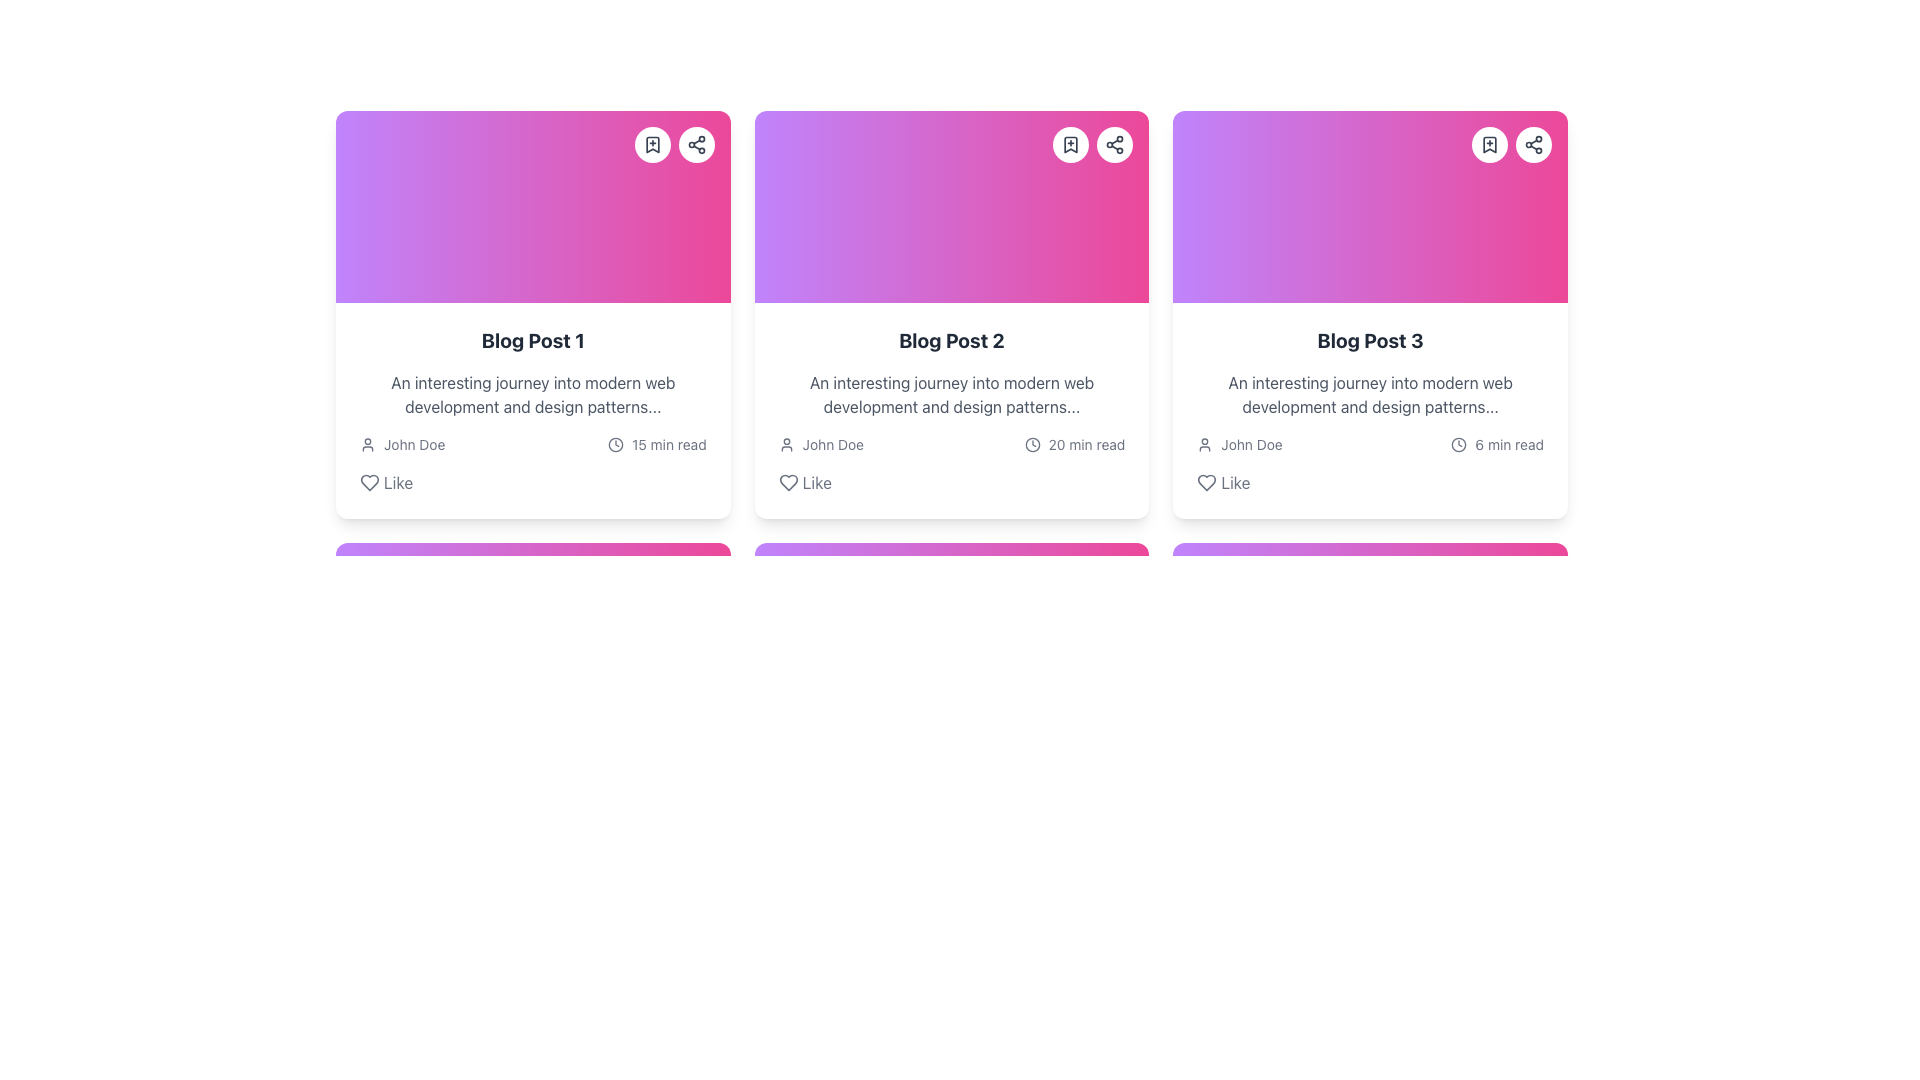 The width and height of the screenshot is (1920, 1080). Describe the element at coordinates (950, 394) in the screenshot. I see `displayed text in the Text block located below the 'Blog Post 2' title, centered within the card layout` at that location.